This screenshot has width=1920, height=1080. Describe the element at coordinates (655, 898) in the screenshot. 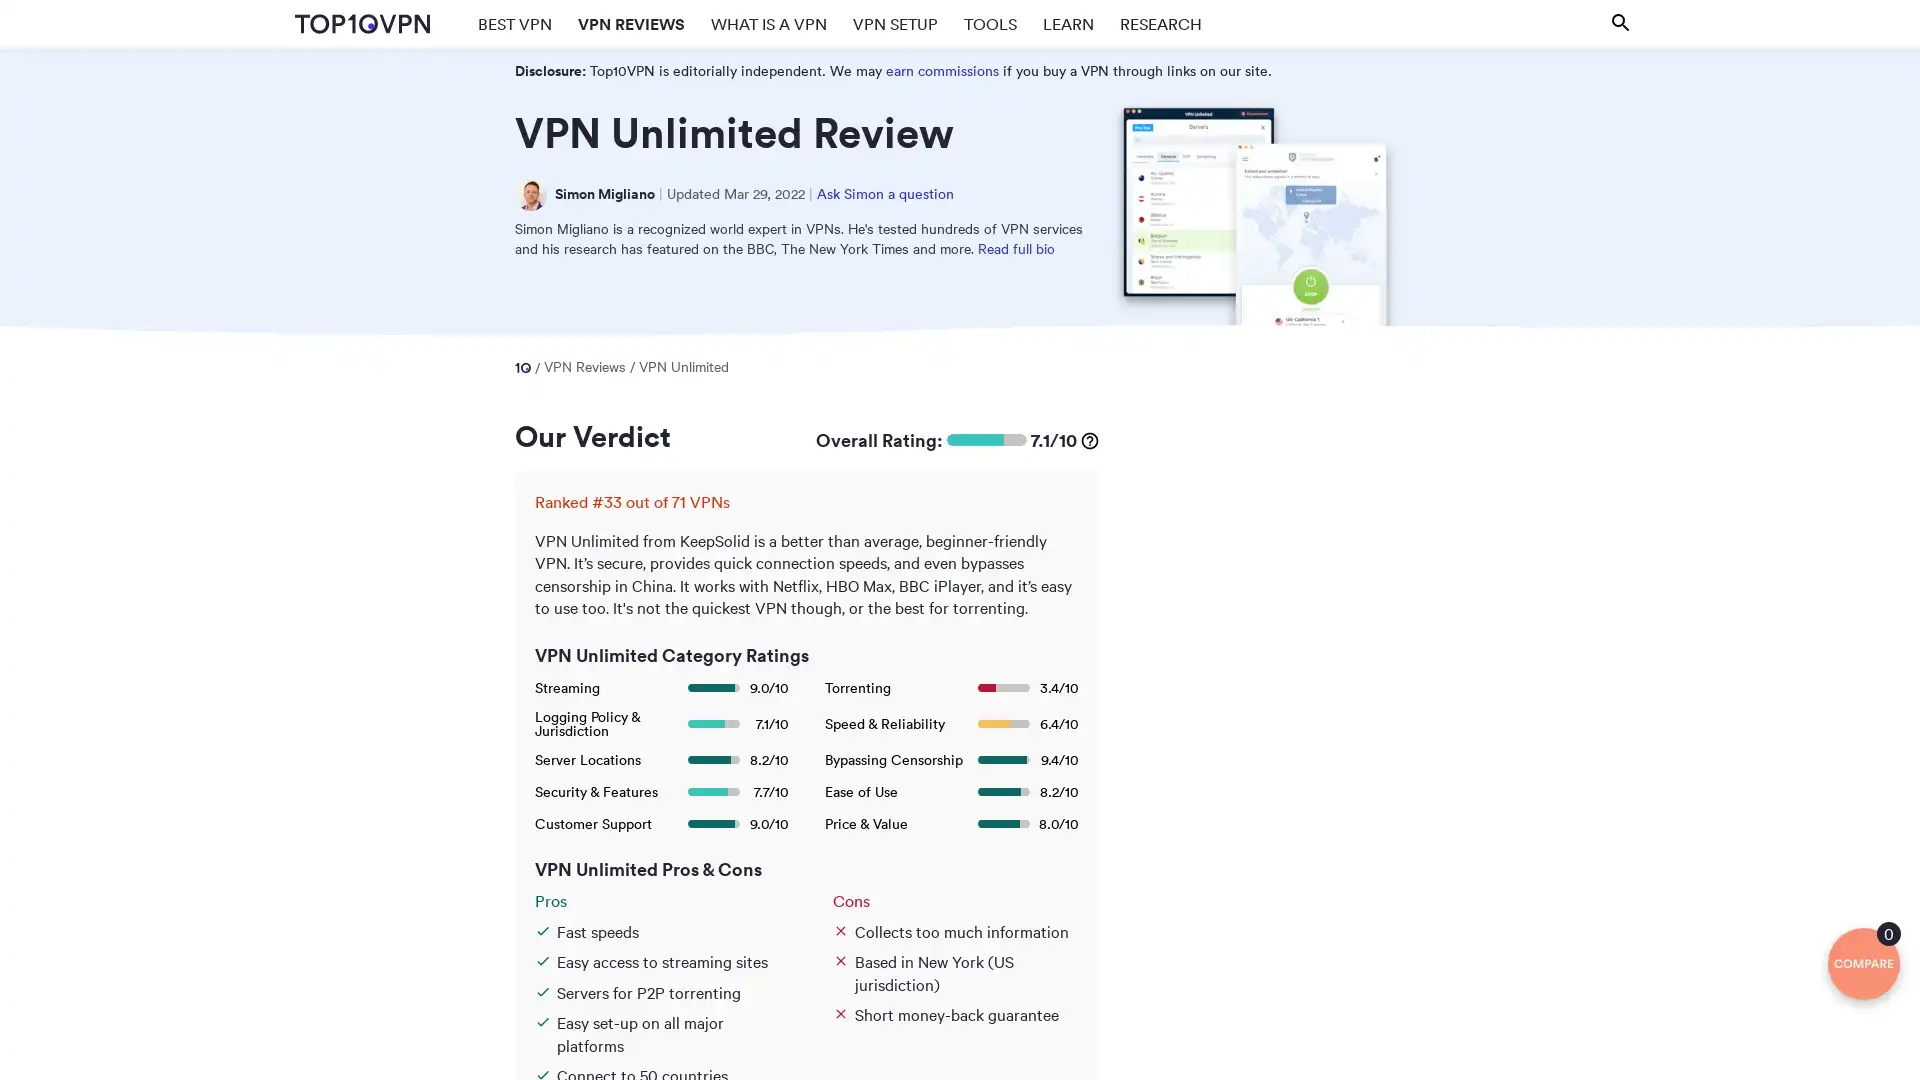

I see `Pros` at that location.